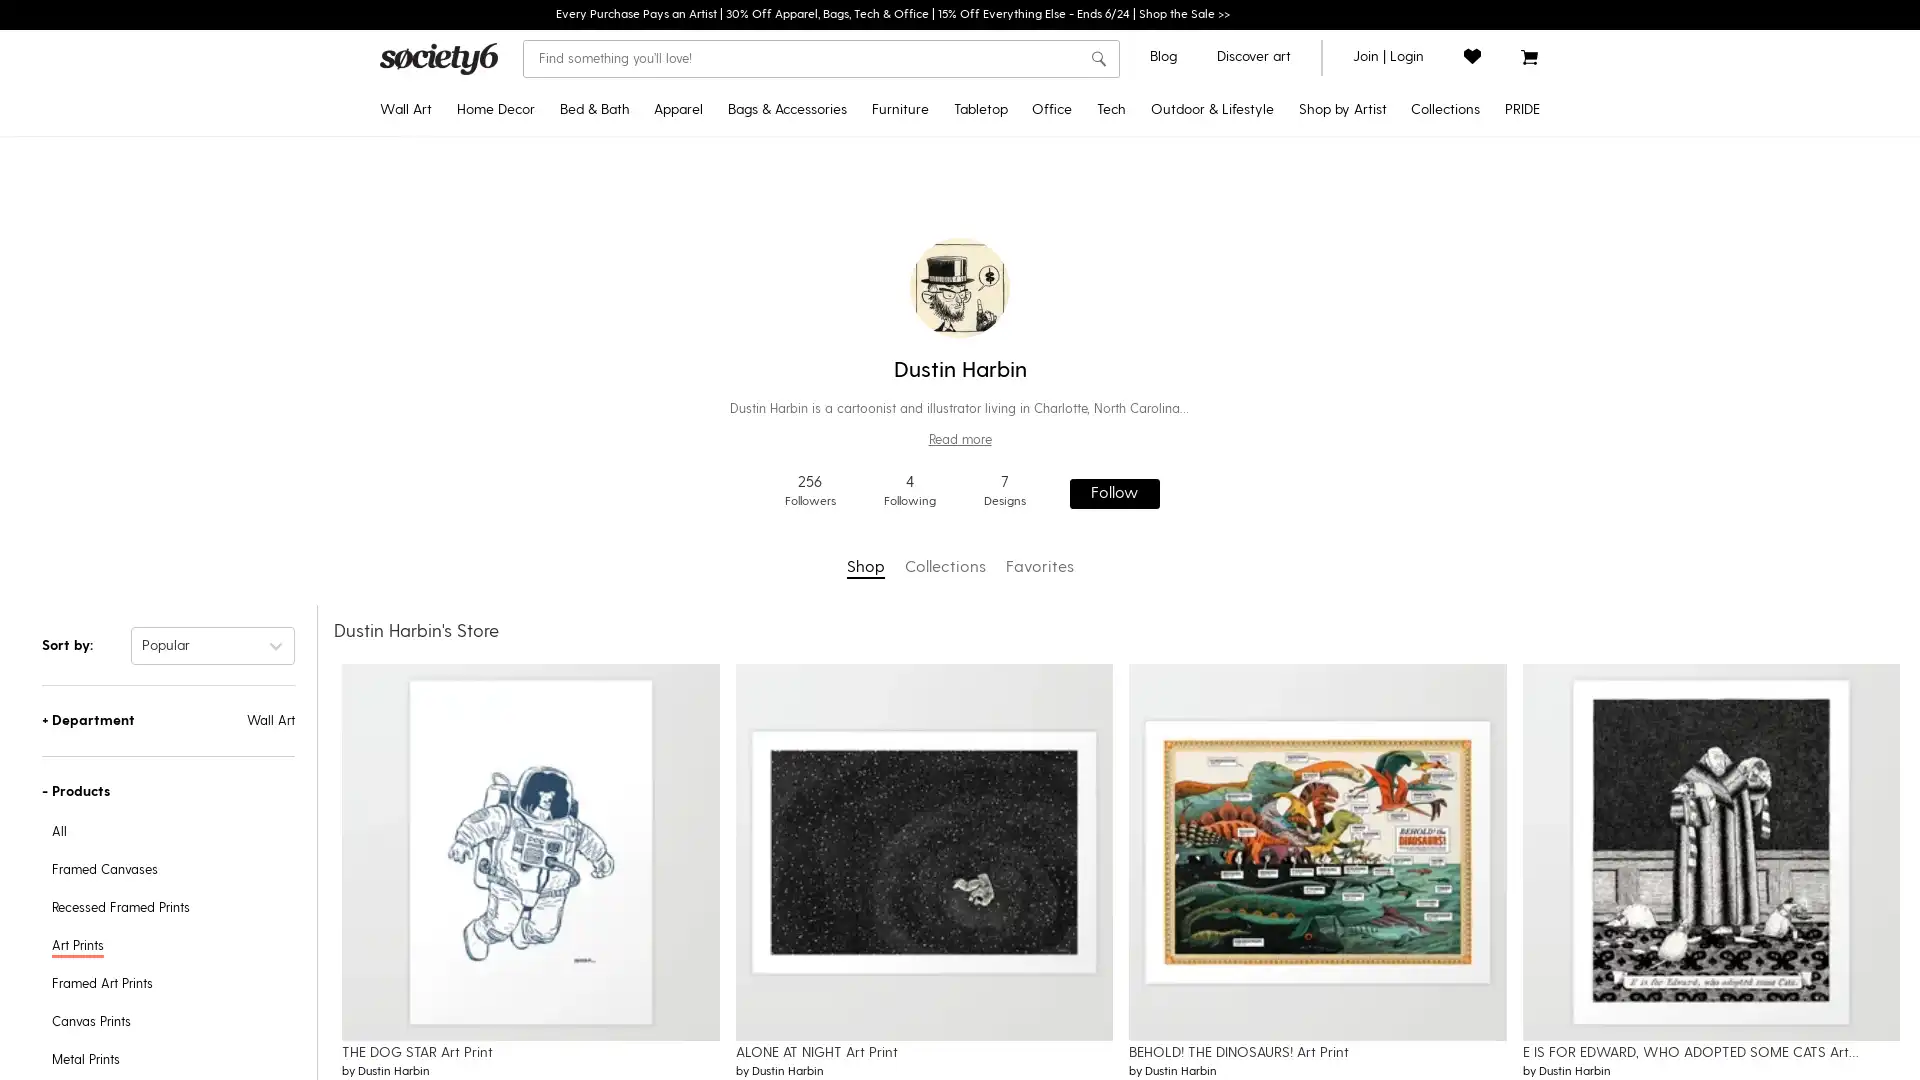  I want to click on Stickers, so click(1101, 193).